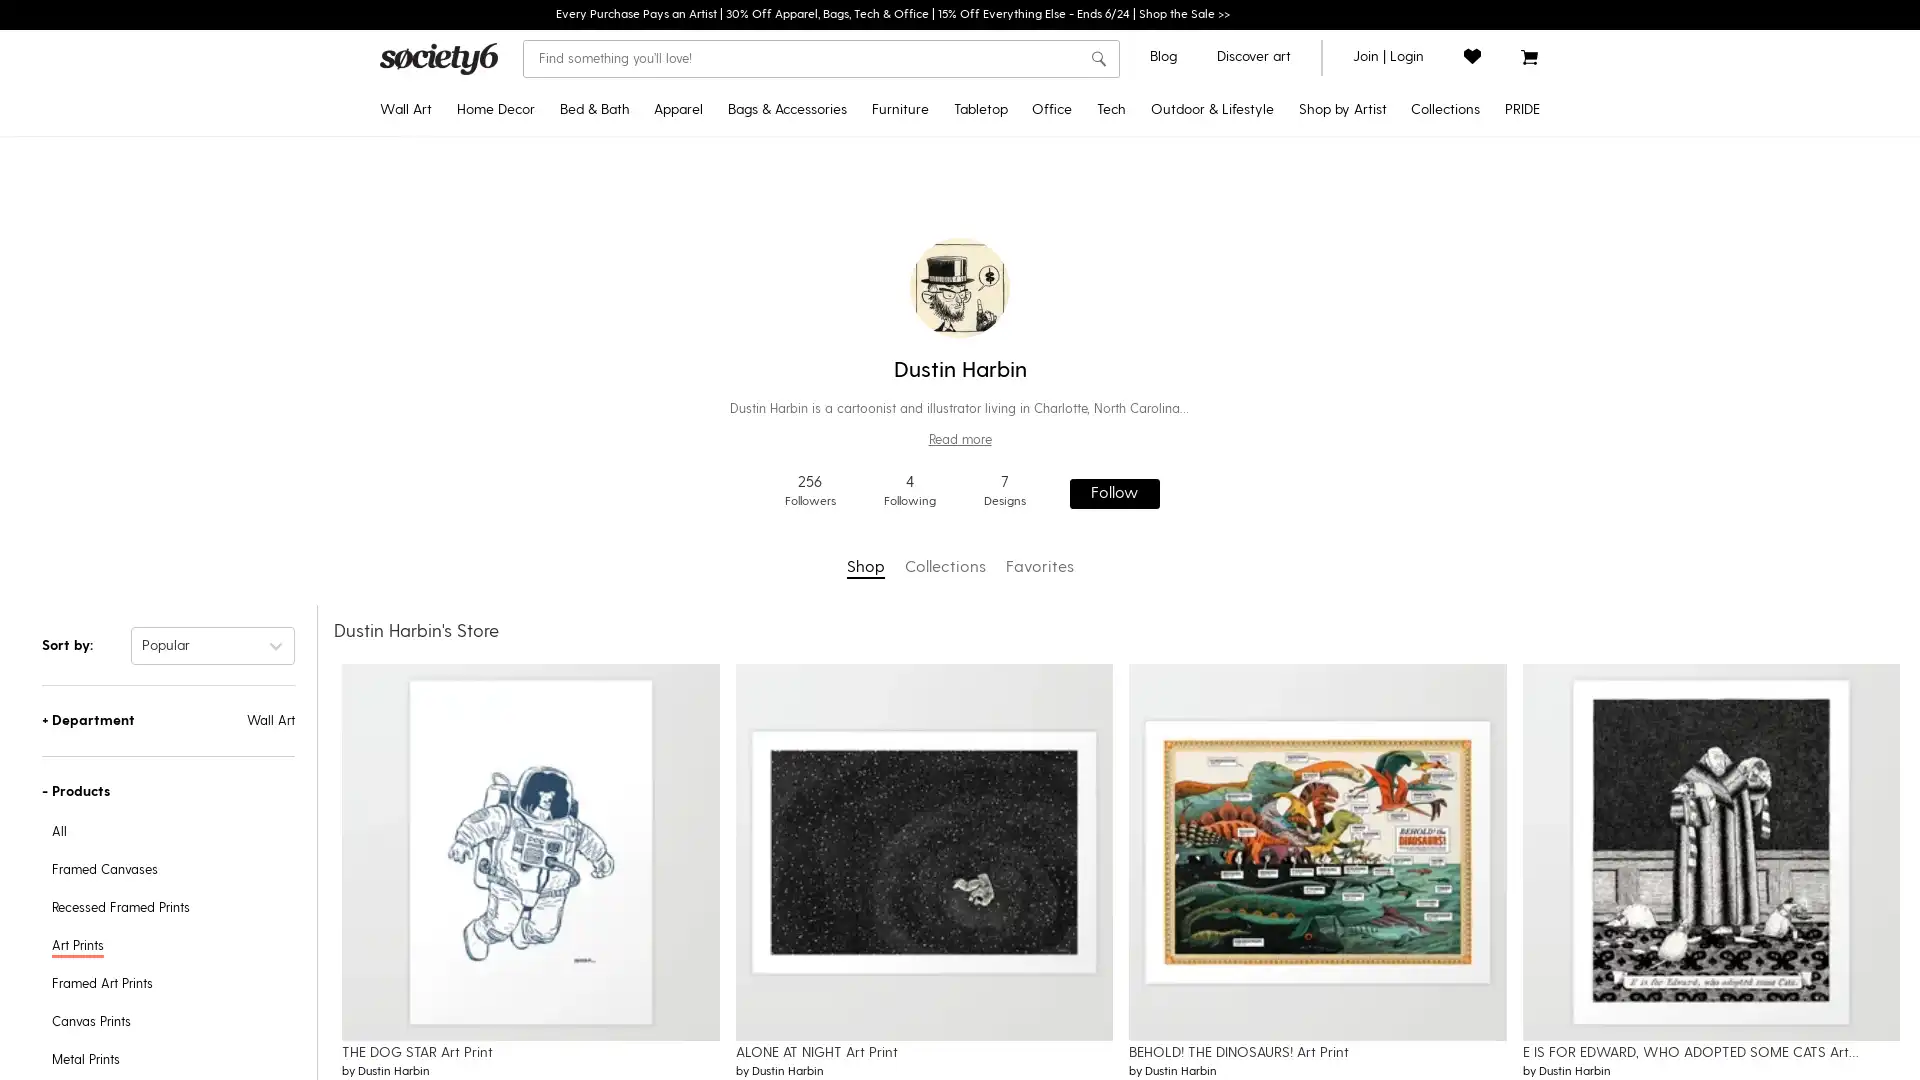  I want to click on Stickers, so click(1101, 193).